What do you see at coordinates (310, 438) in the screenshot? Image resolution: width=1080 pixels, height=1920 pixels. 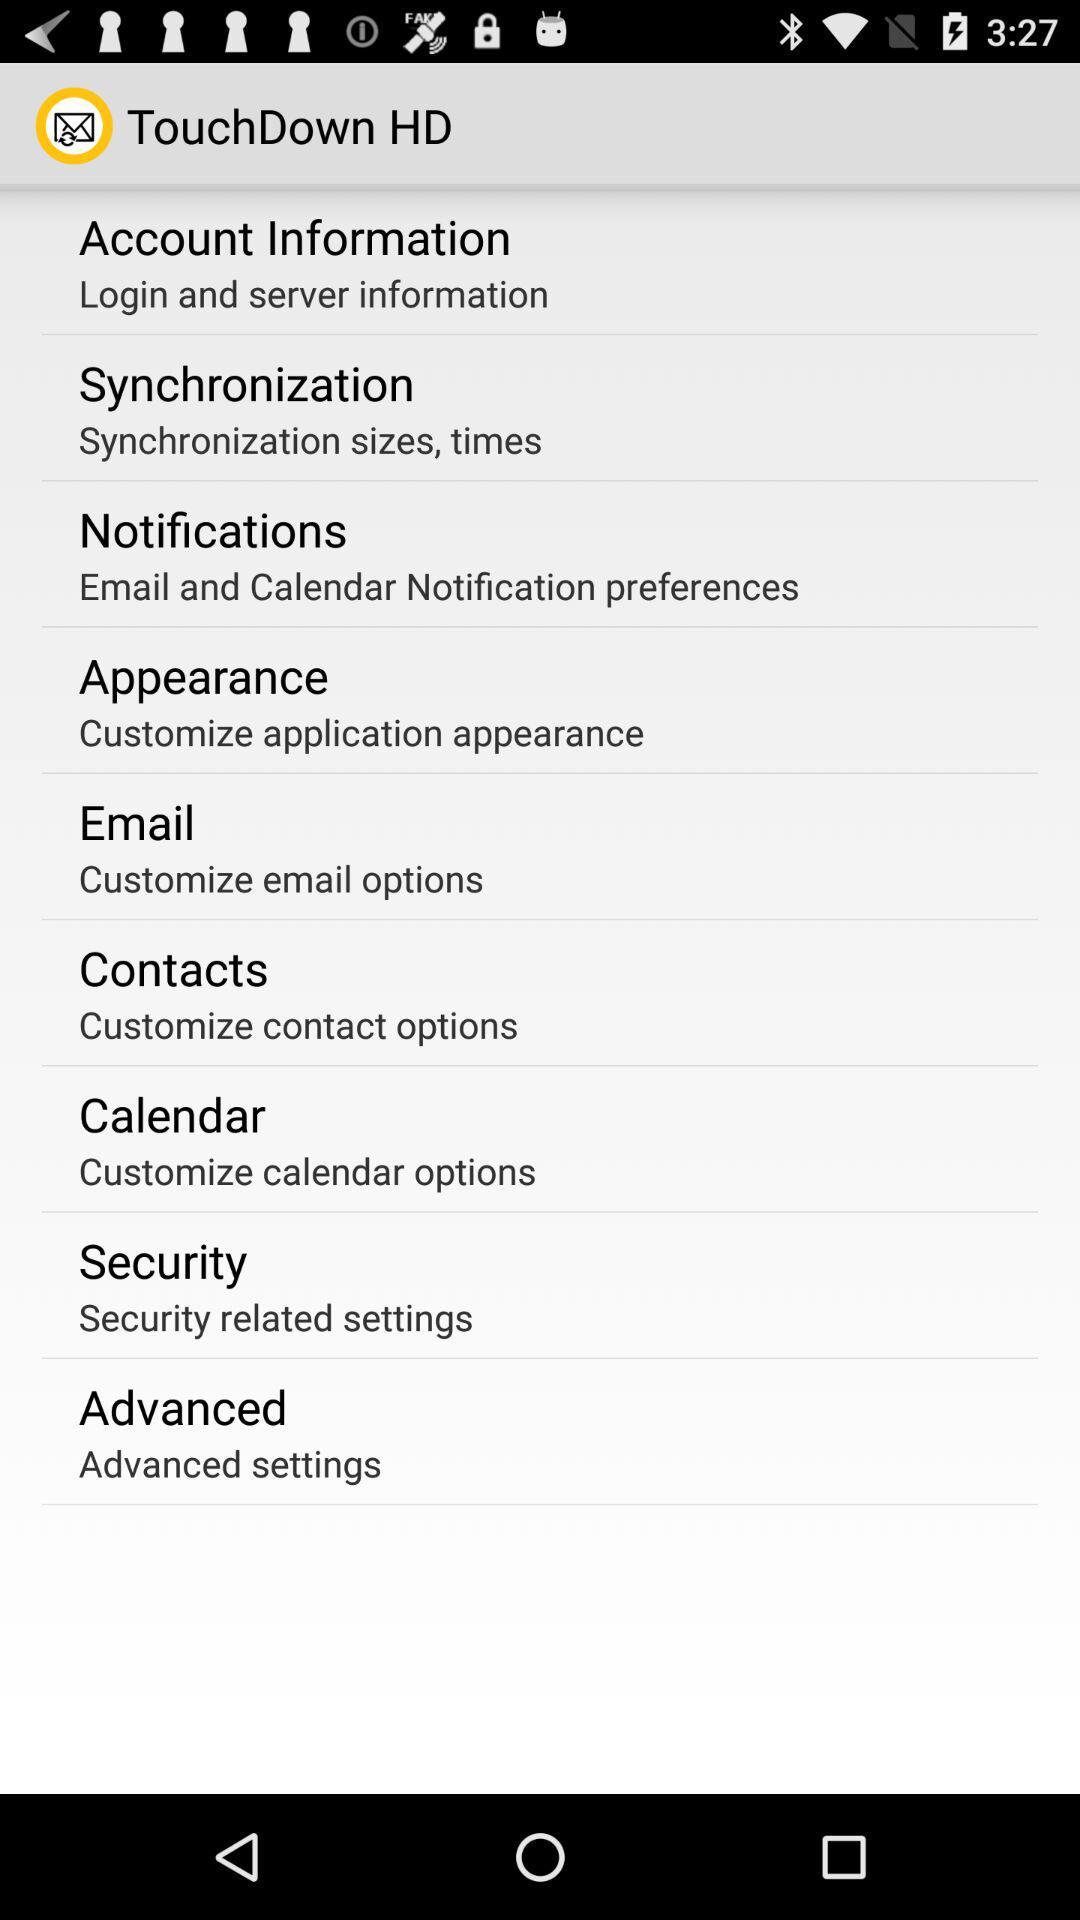 I see `the app below the synchronization` at bounding box center [310, 438].